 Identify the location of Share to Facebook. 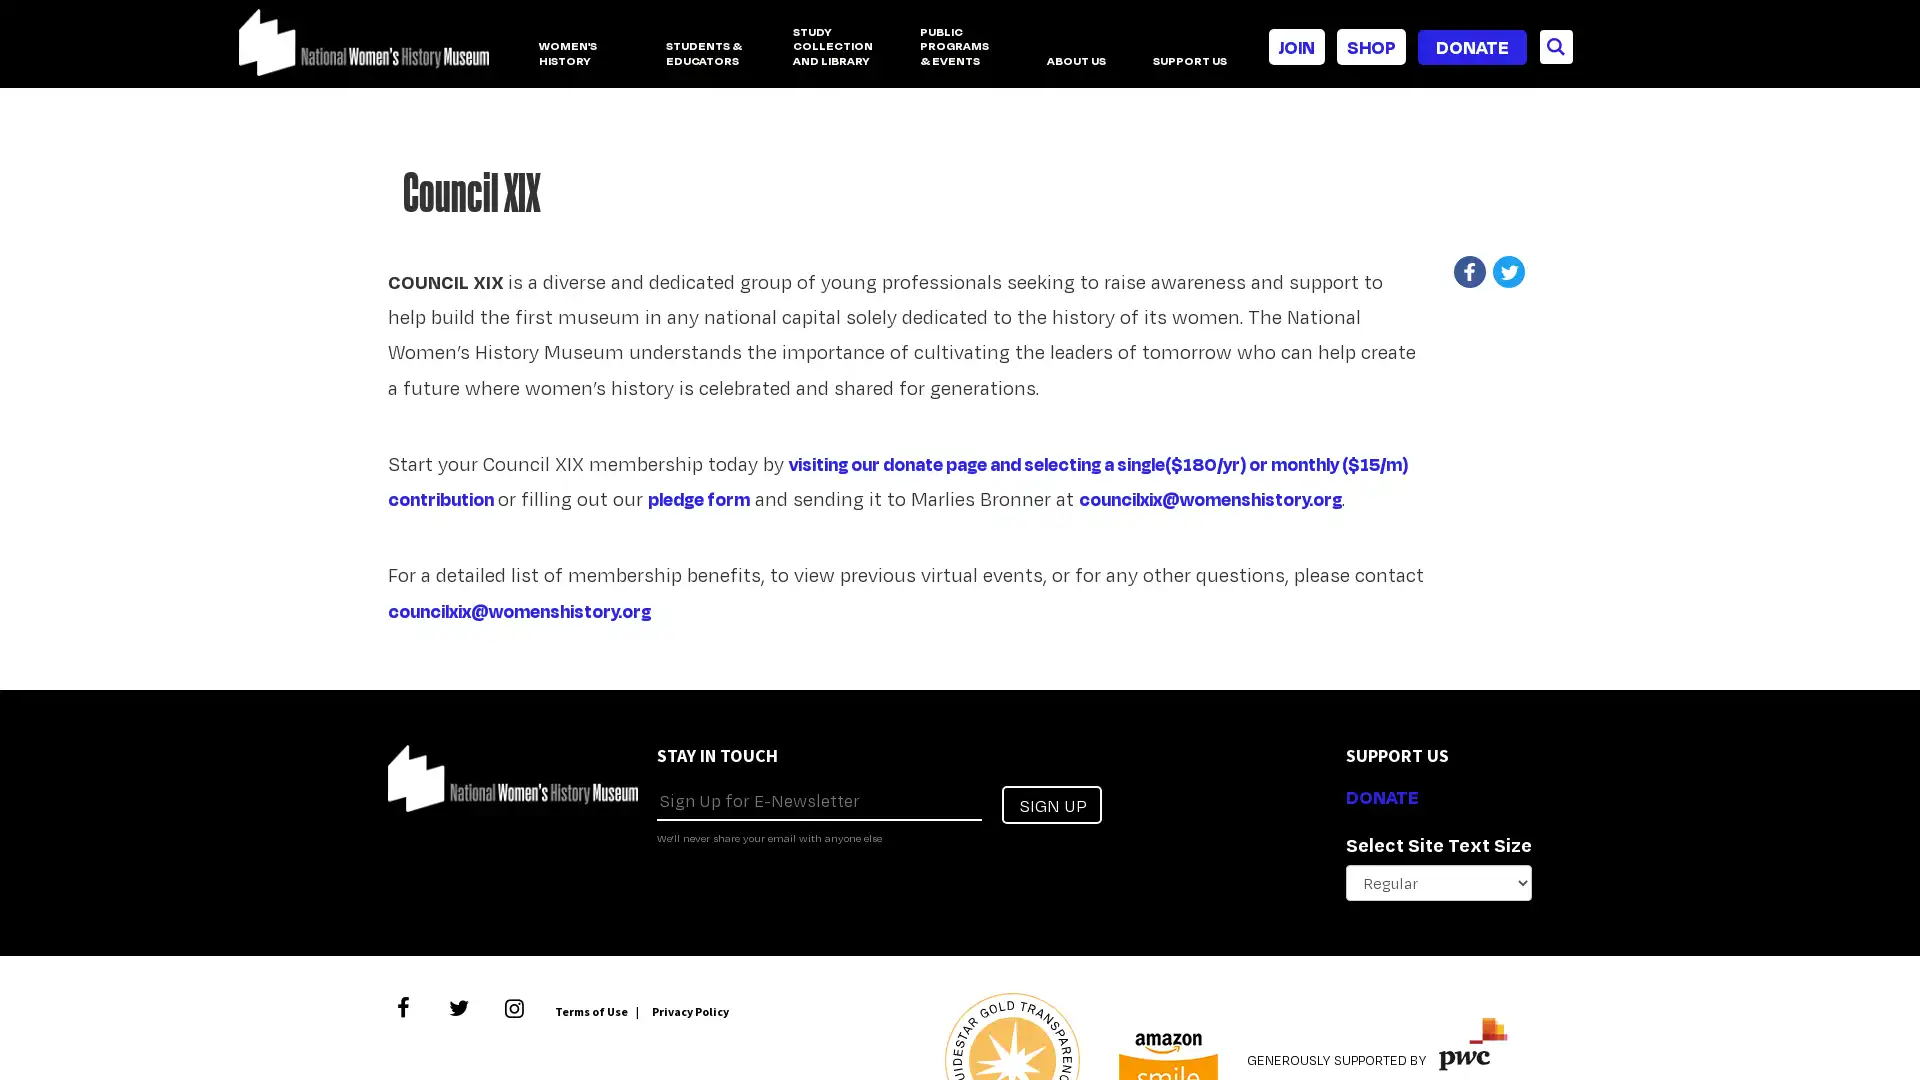
(1476, 272).